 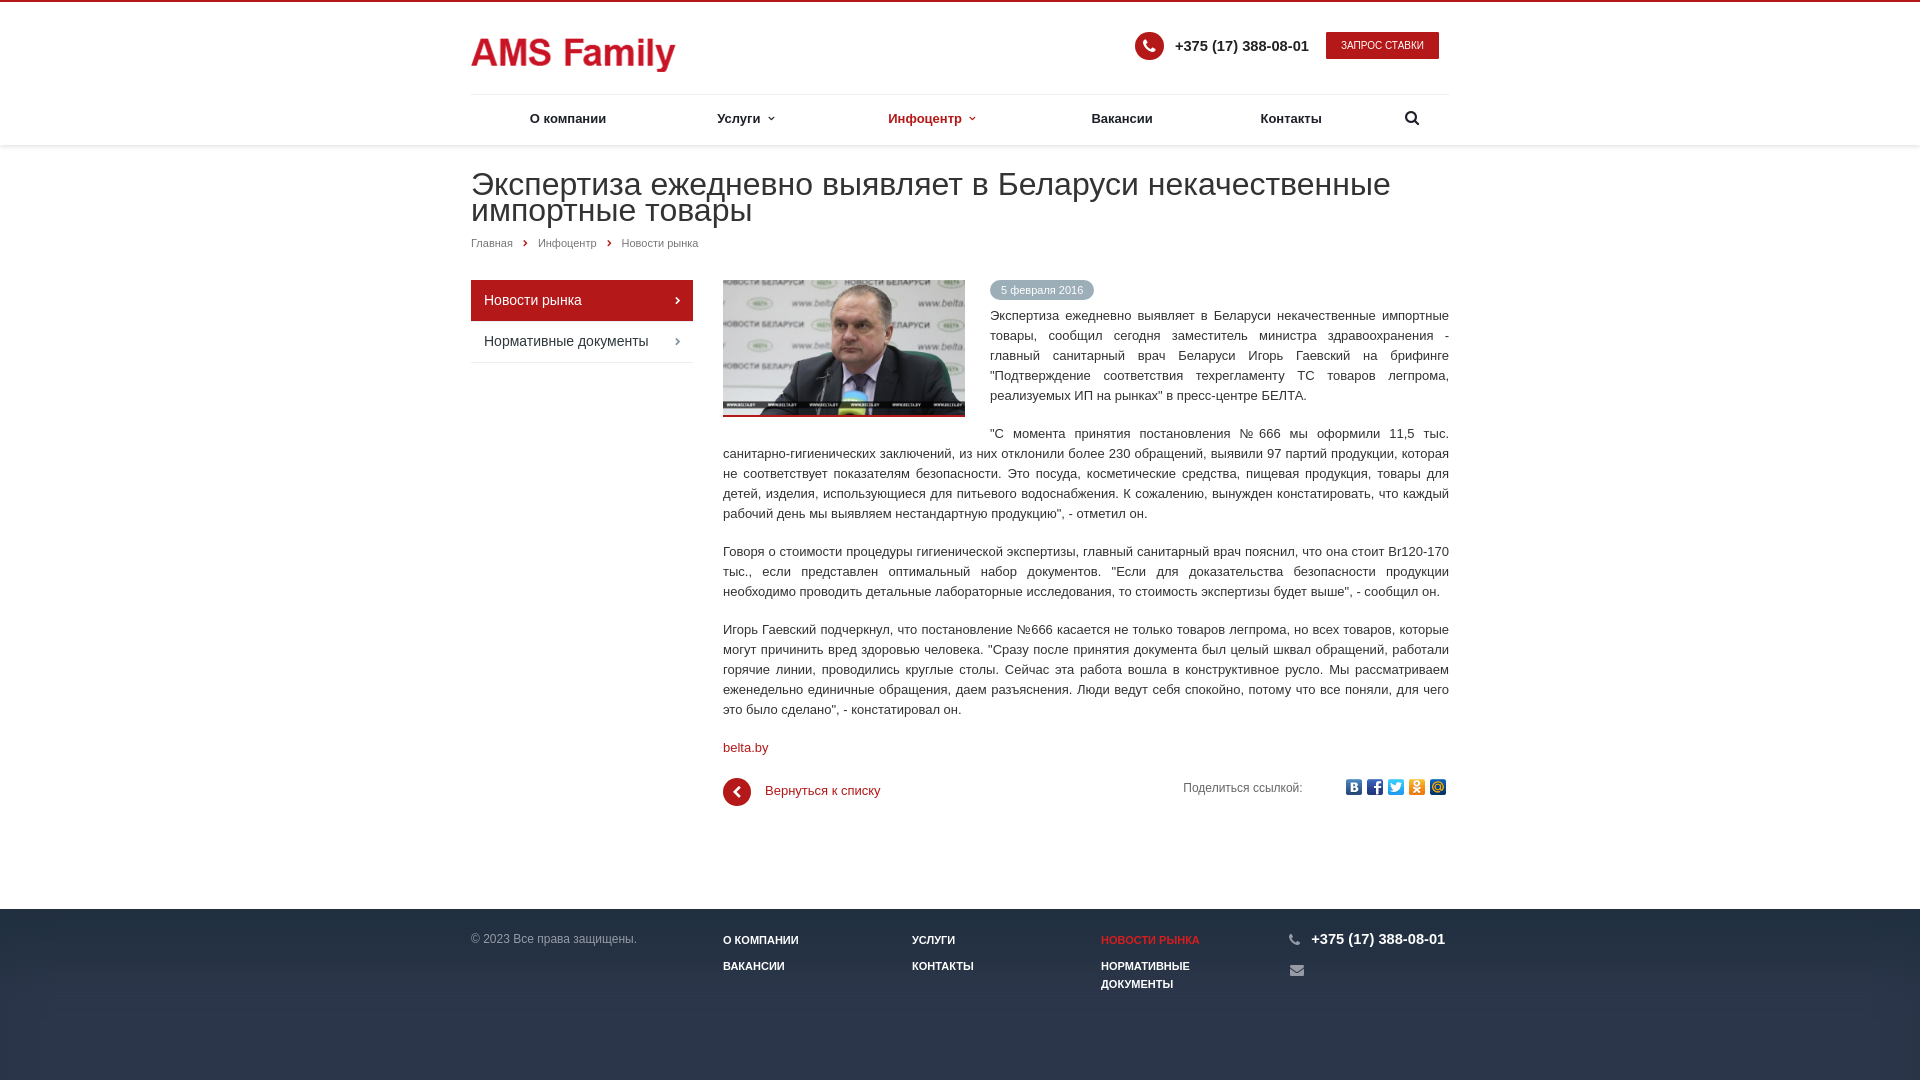 What do you see at coordinates (722, 747) in the screenshot?
I see `'belta.by'` at bounding box center [722, 747].